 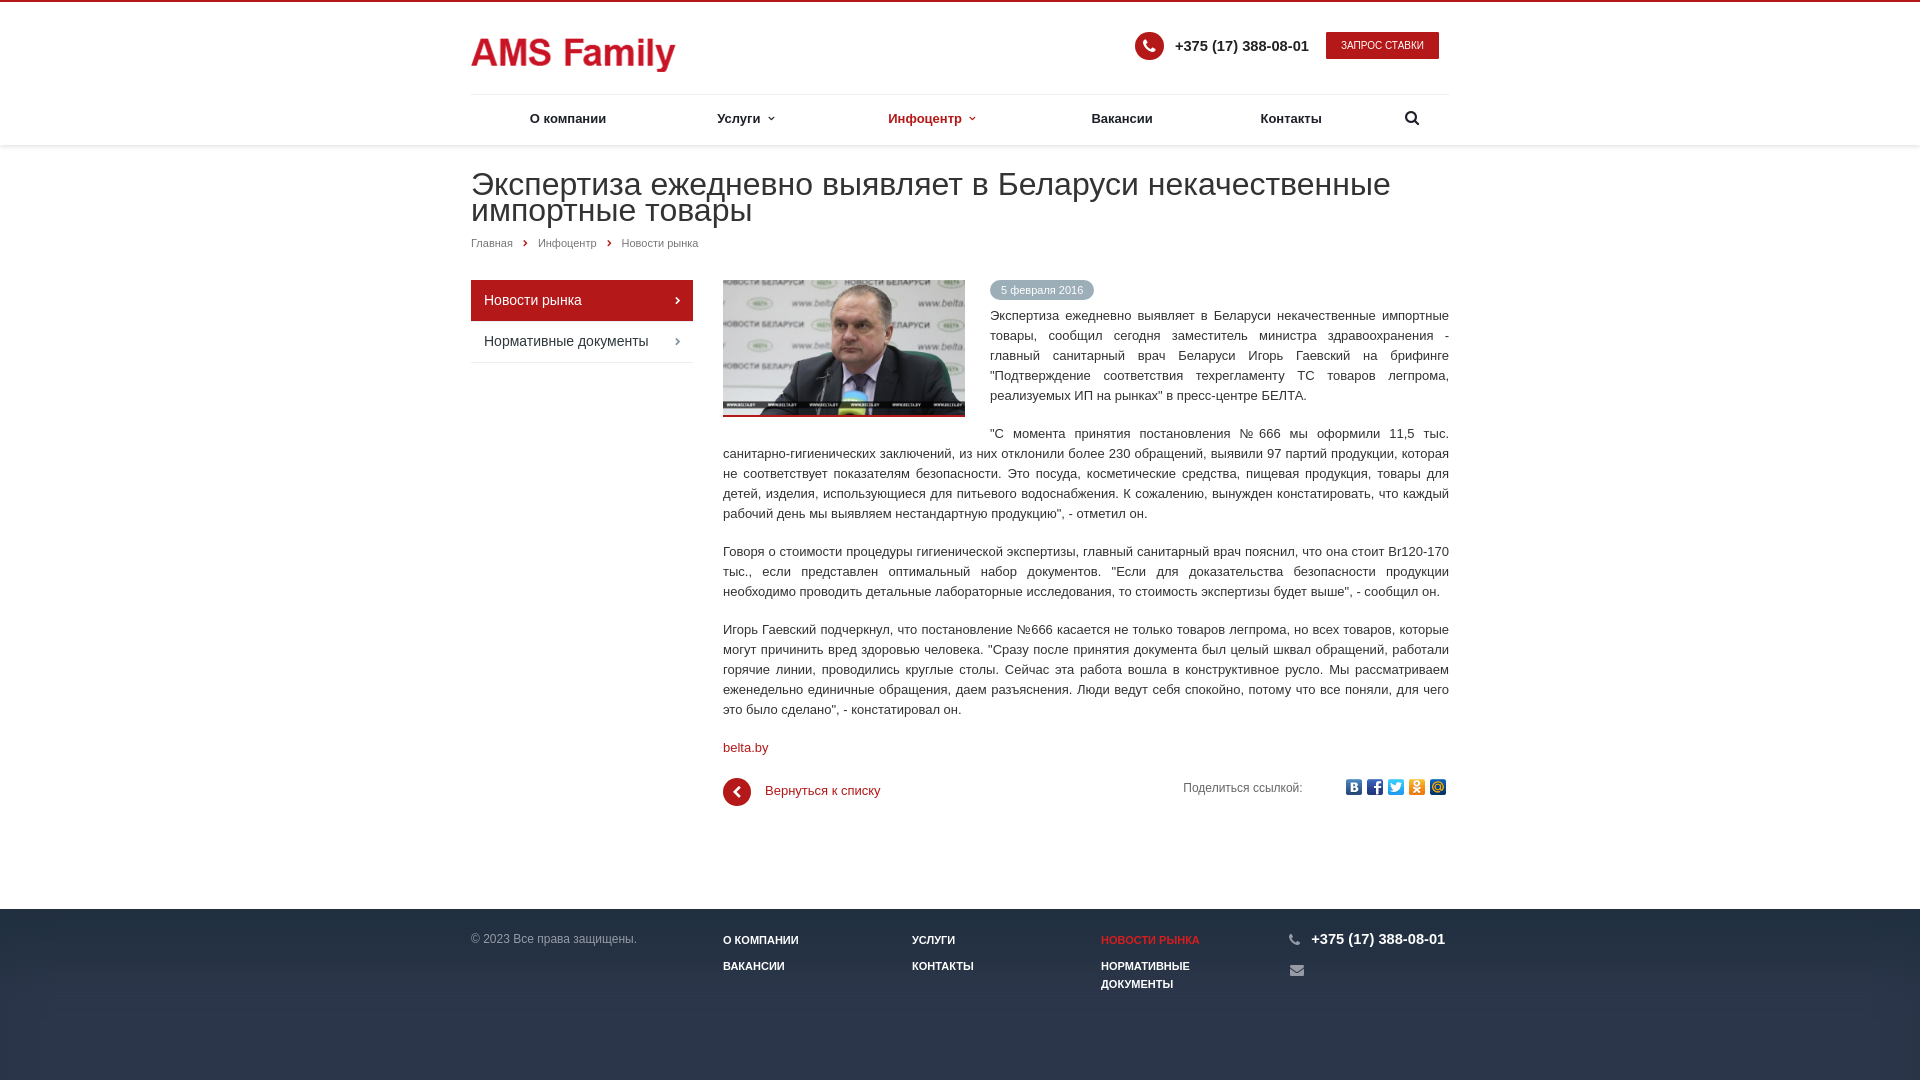 What do you see at coordinates (722, 747) in the screenshot?
I see `'belta.by'` at bounding box center [722, 747].